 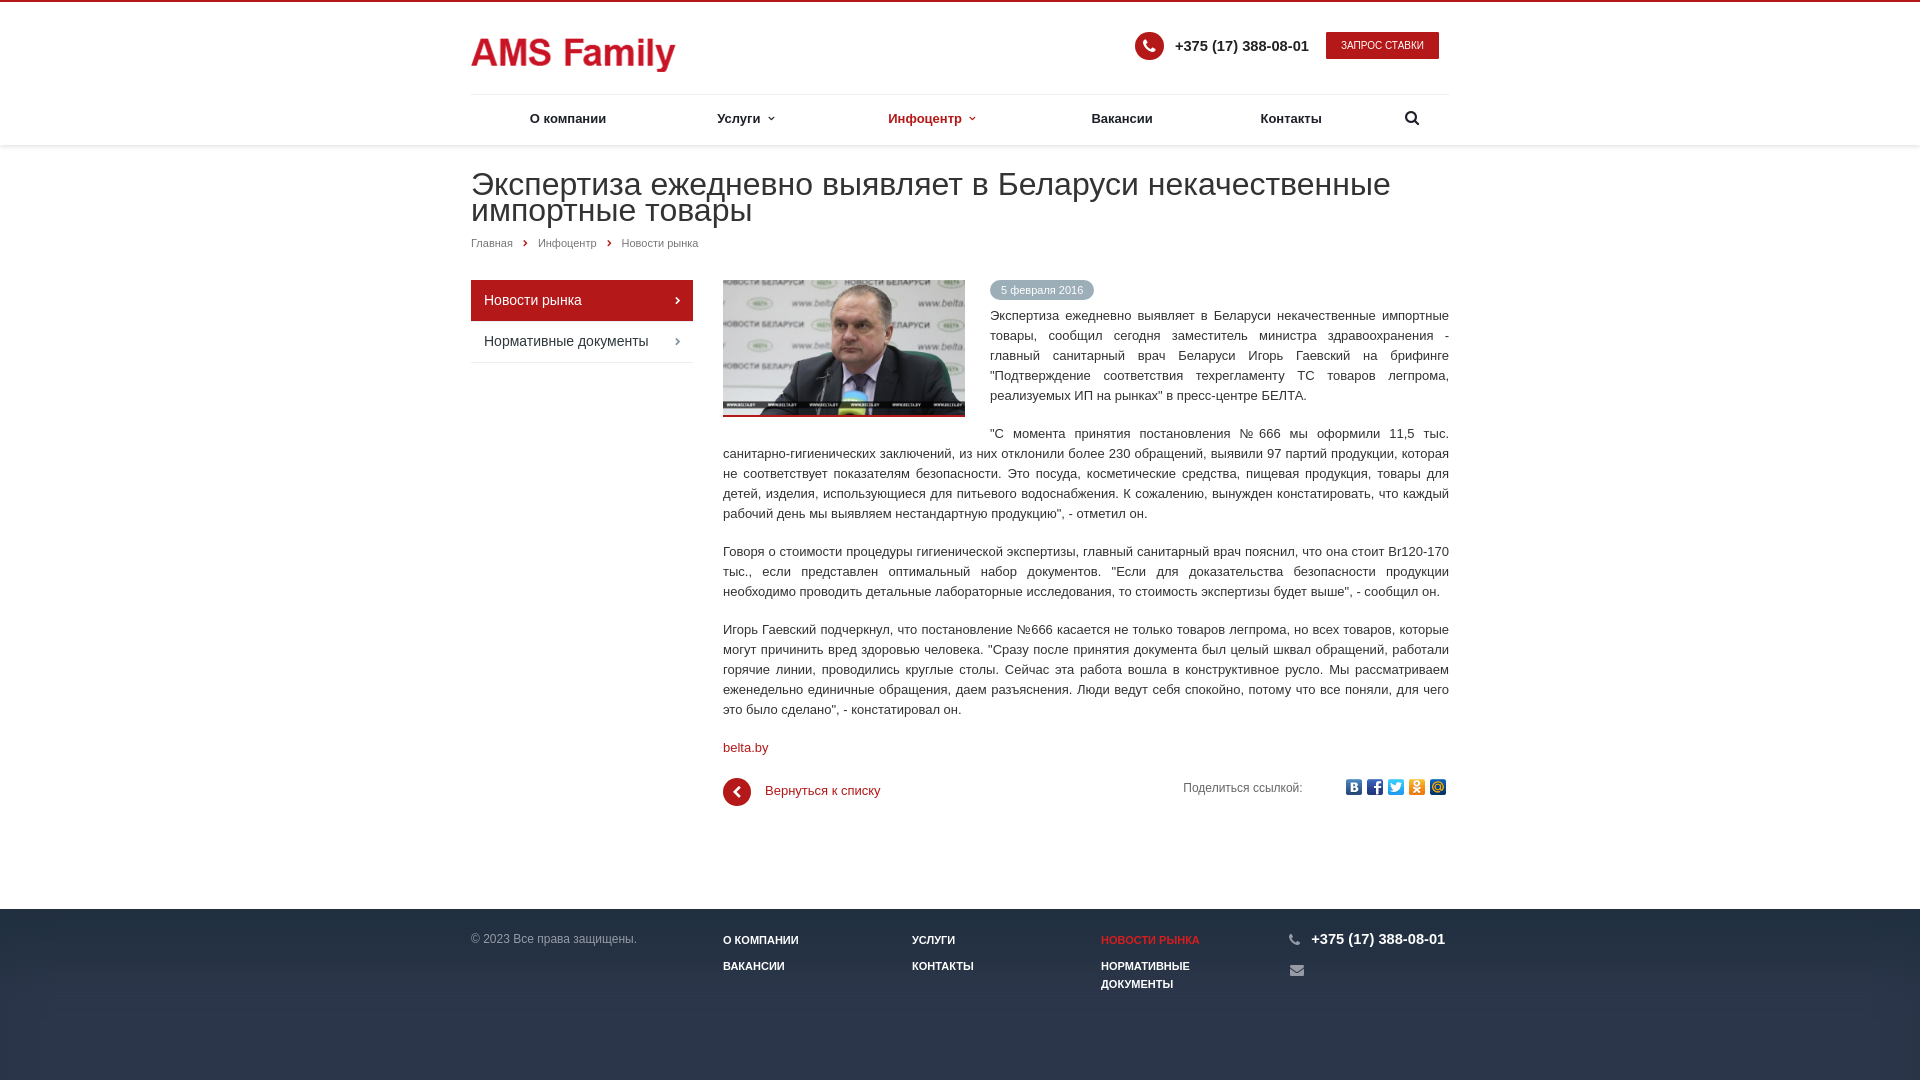 What do you see at coordinates (722, 747) in the screenshot?
I see `'belta.by'` at bounding box center [722, 747].